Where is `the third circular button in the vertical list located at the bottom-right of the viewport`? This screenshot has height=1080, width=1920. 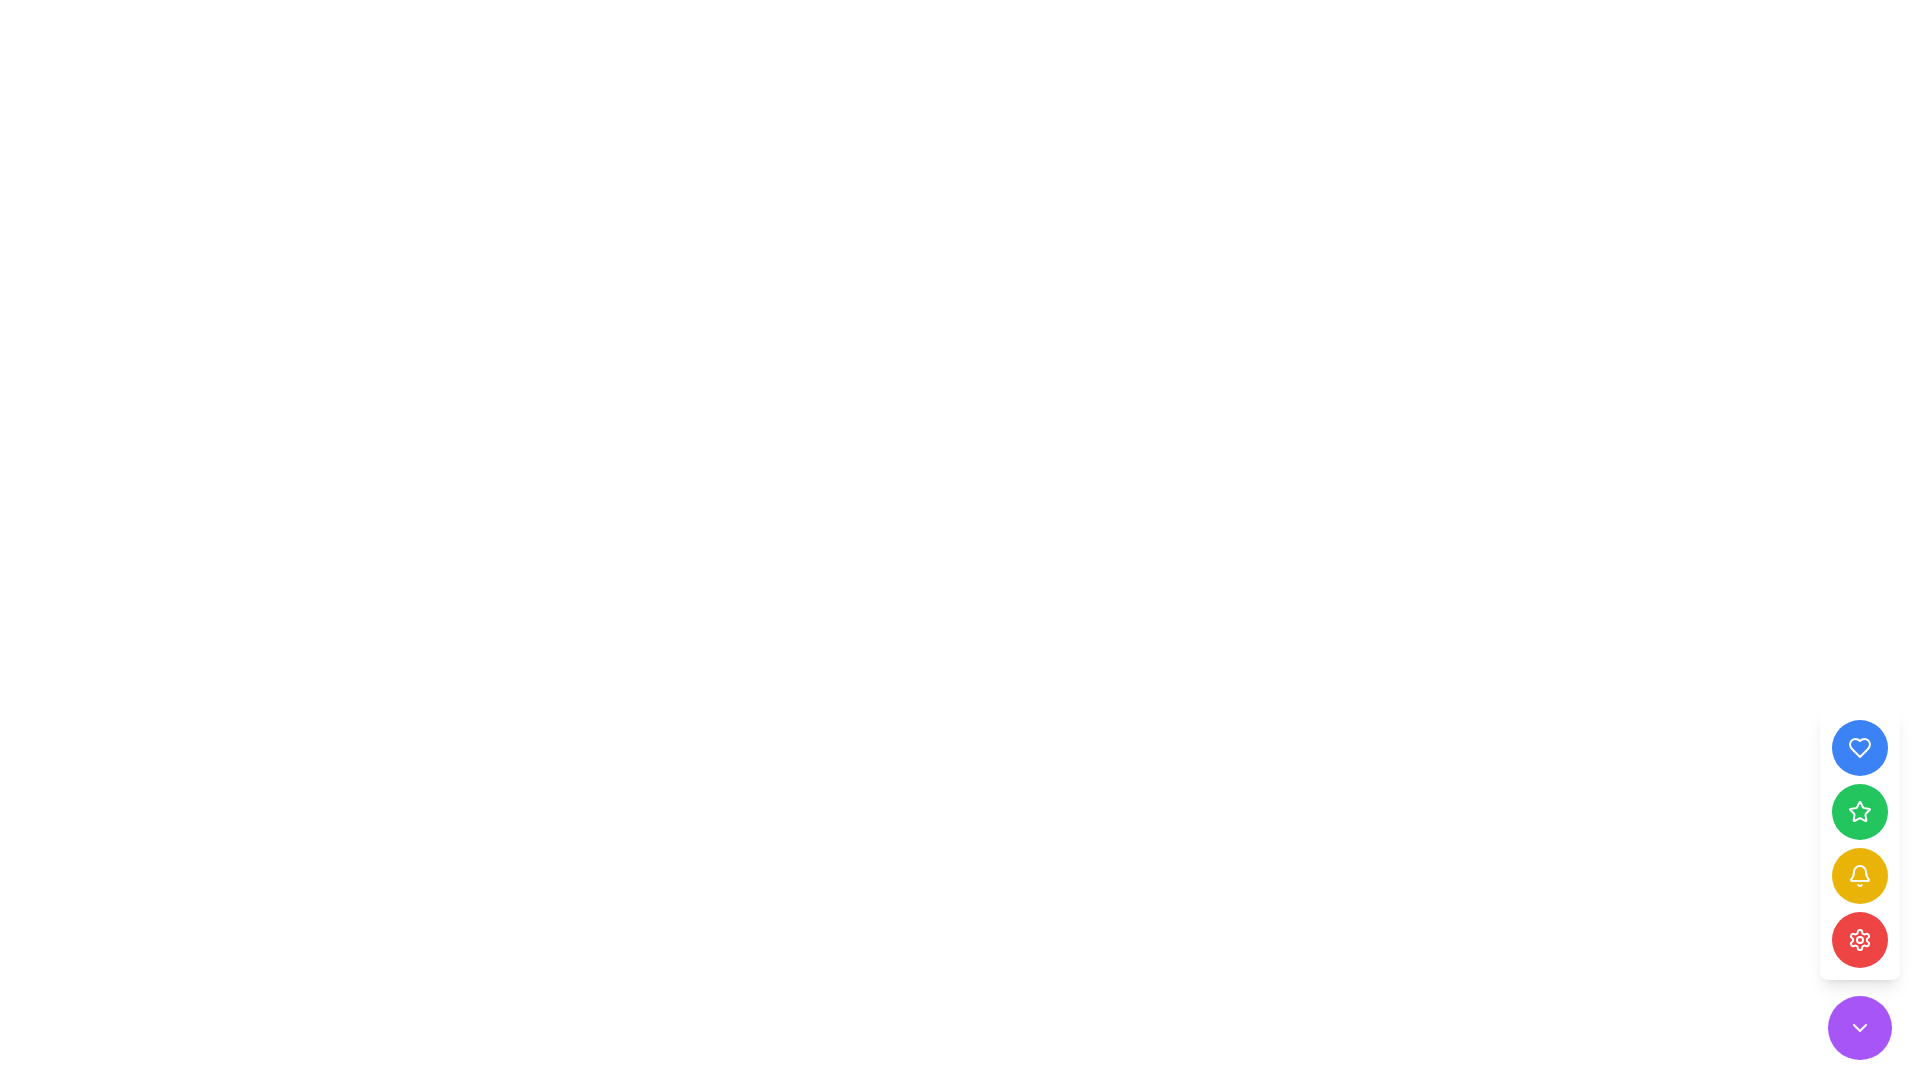 the third circular button in the vertical list located at the bottom-right of the viewport is located at coordinates (1859, 882).